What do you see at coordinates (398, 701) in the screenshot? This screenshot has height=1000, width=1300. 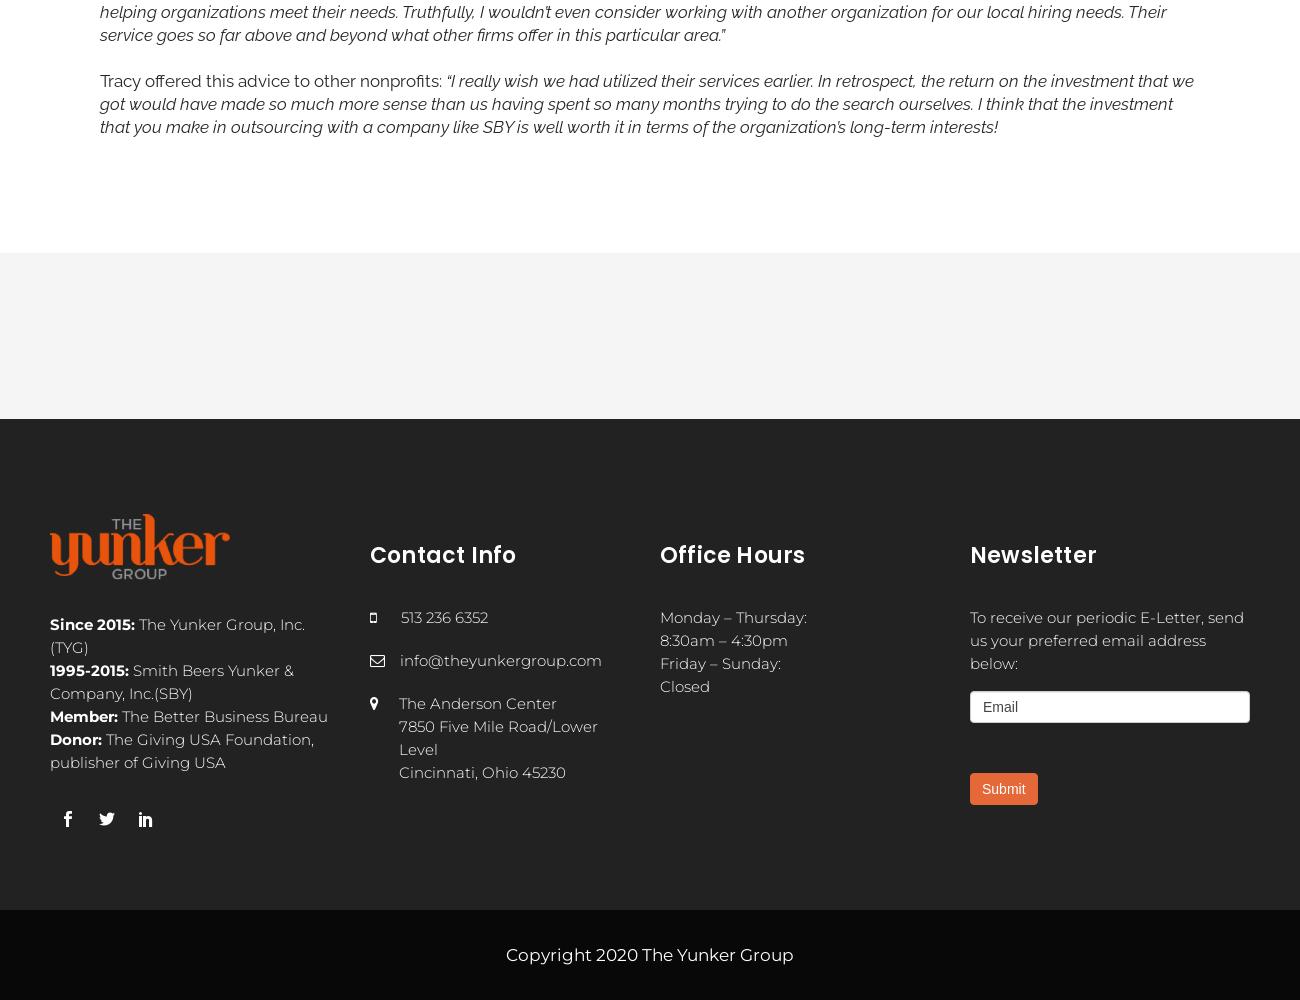 I see `'The Anderson Center'` at bounding box center [398, 701].